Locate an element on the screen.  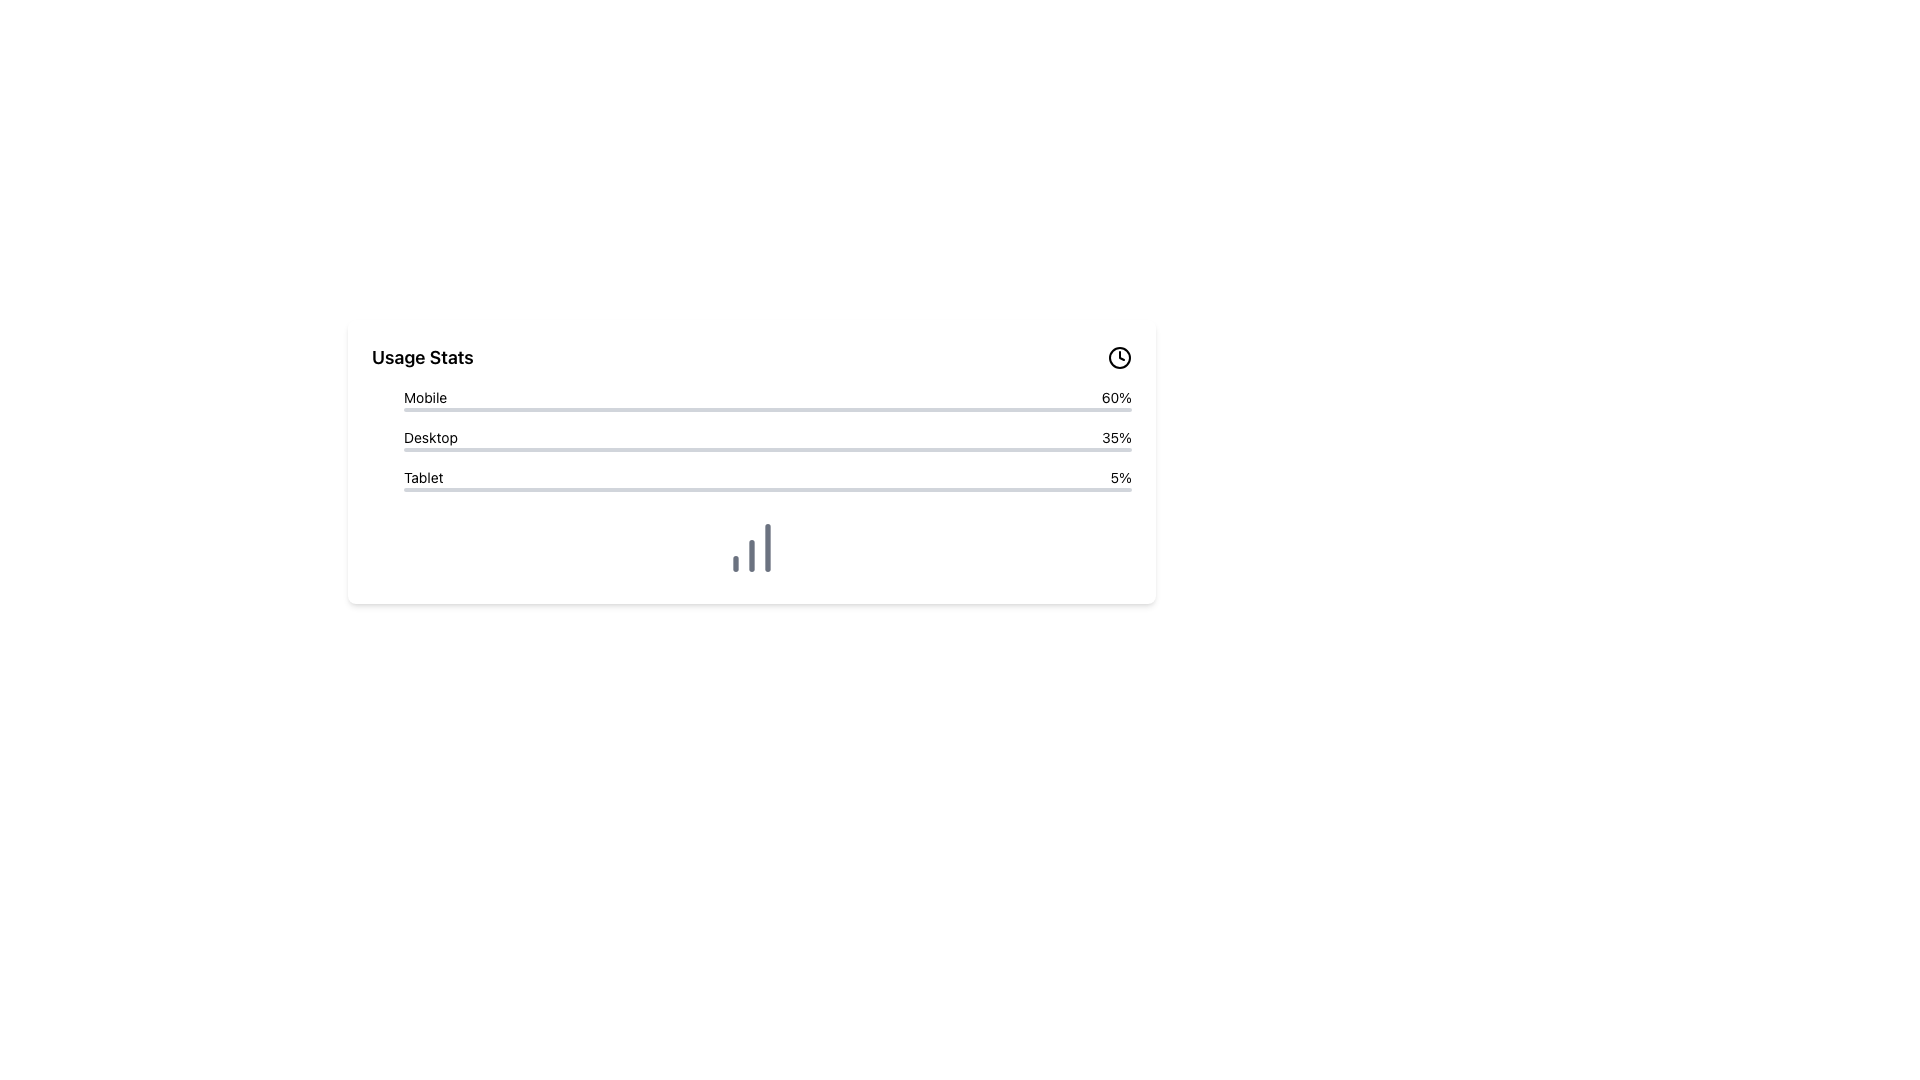
the Horizontal Bar Chart that represents desktop usage, which visually communicates 35% usage in the metrics section is located at coordinates (751, 438).